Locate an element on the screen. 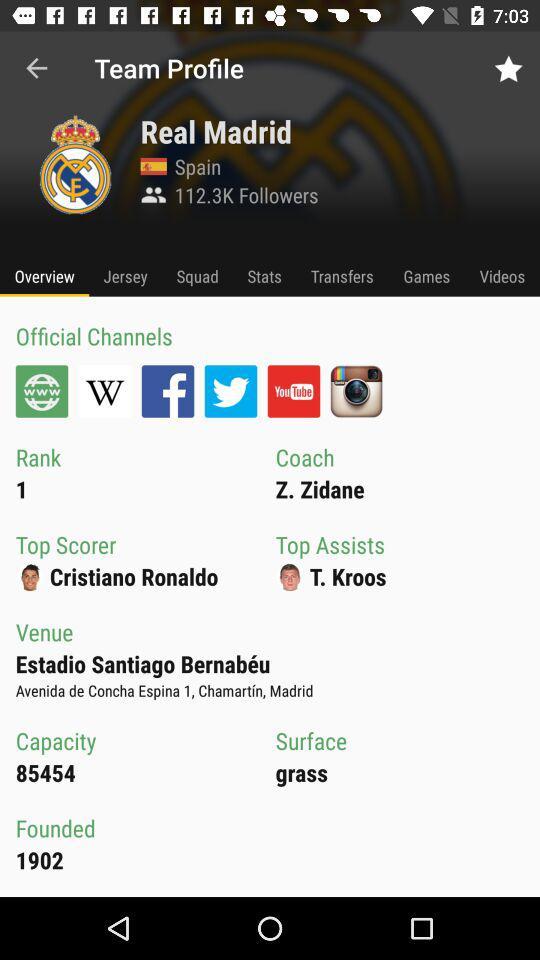 The height and width of the screenshot is (960, 540). the icon above the coach is located at coordinates (292, 390).